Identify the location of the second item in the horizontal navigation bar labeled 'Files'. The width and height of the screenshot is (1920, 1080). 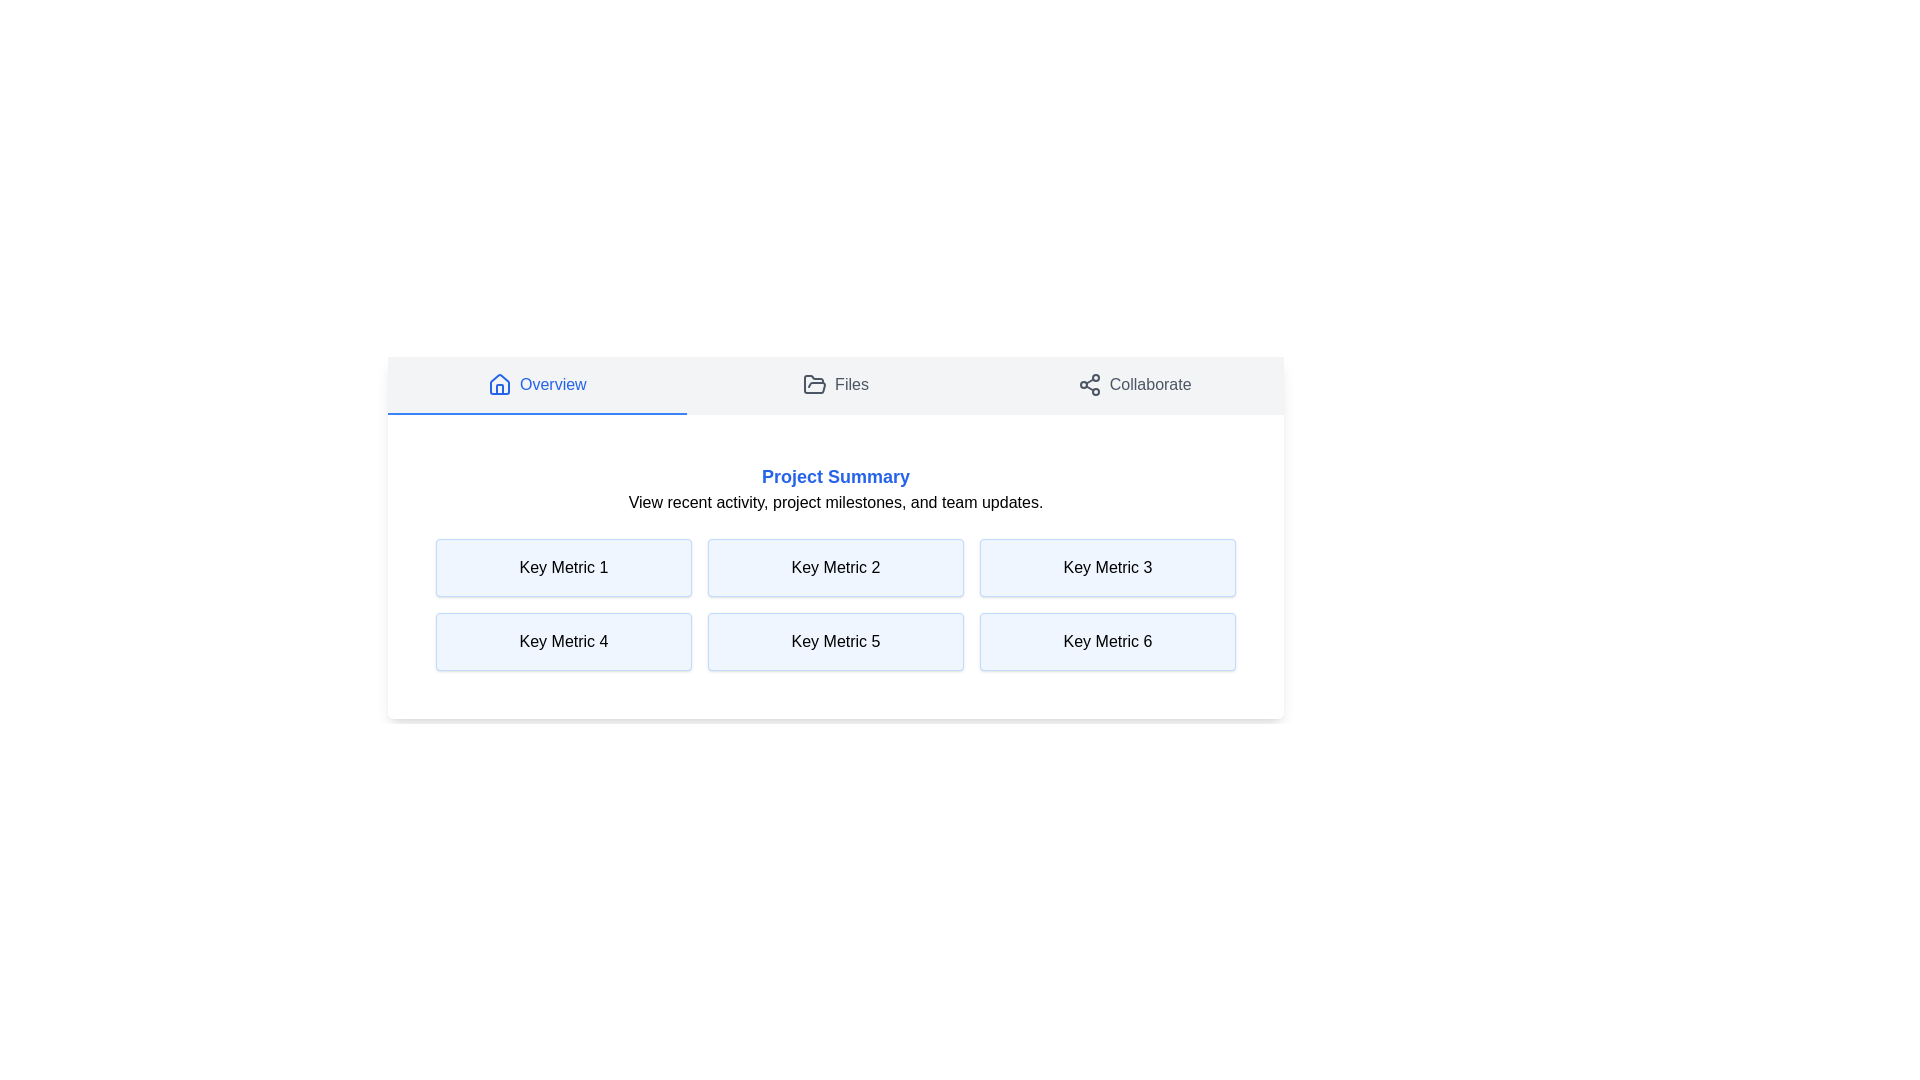
(835, 385).